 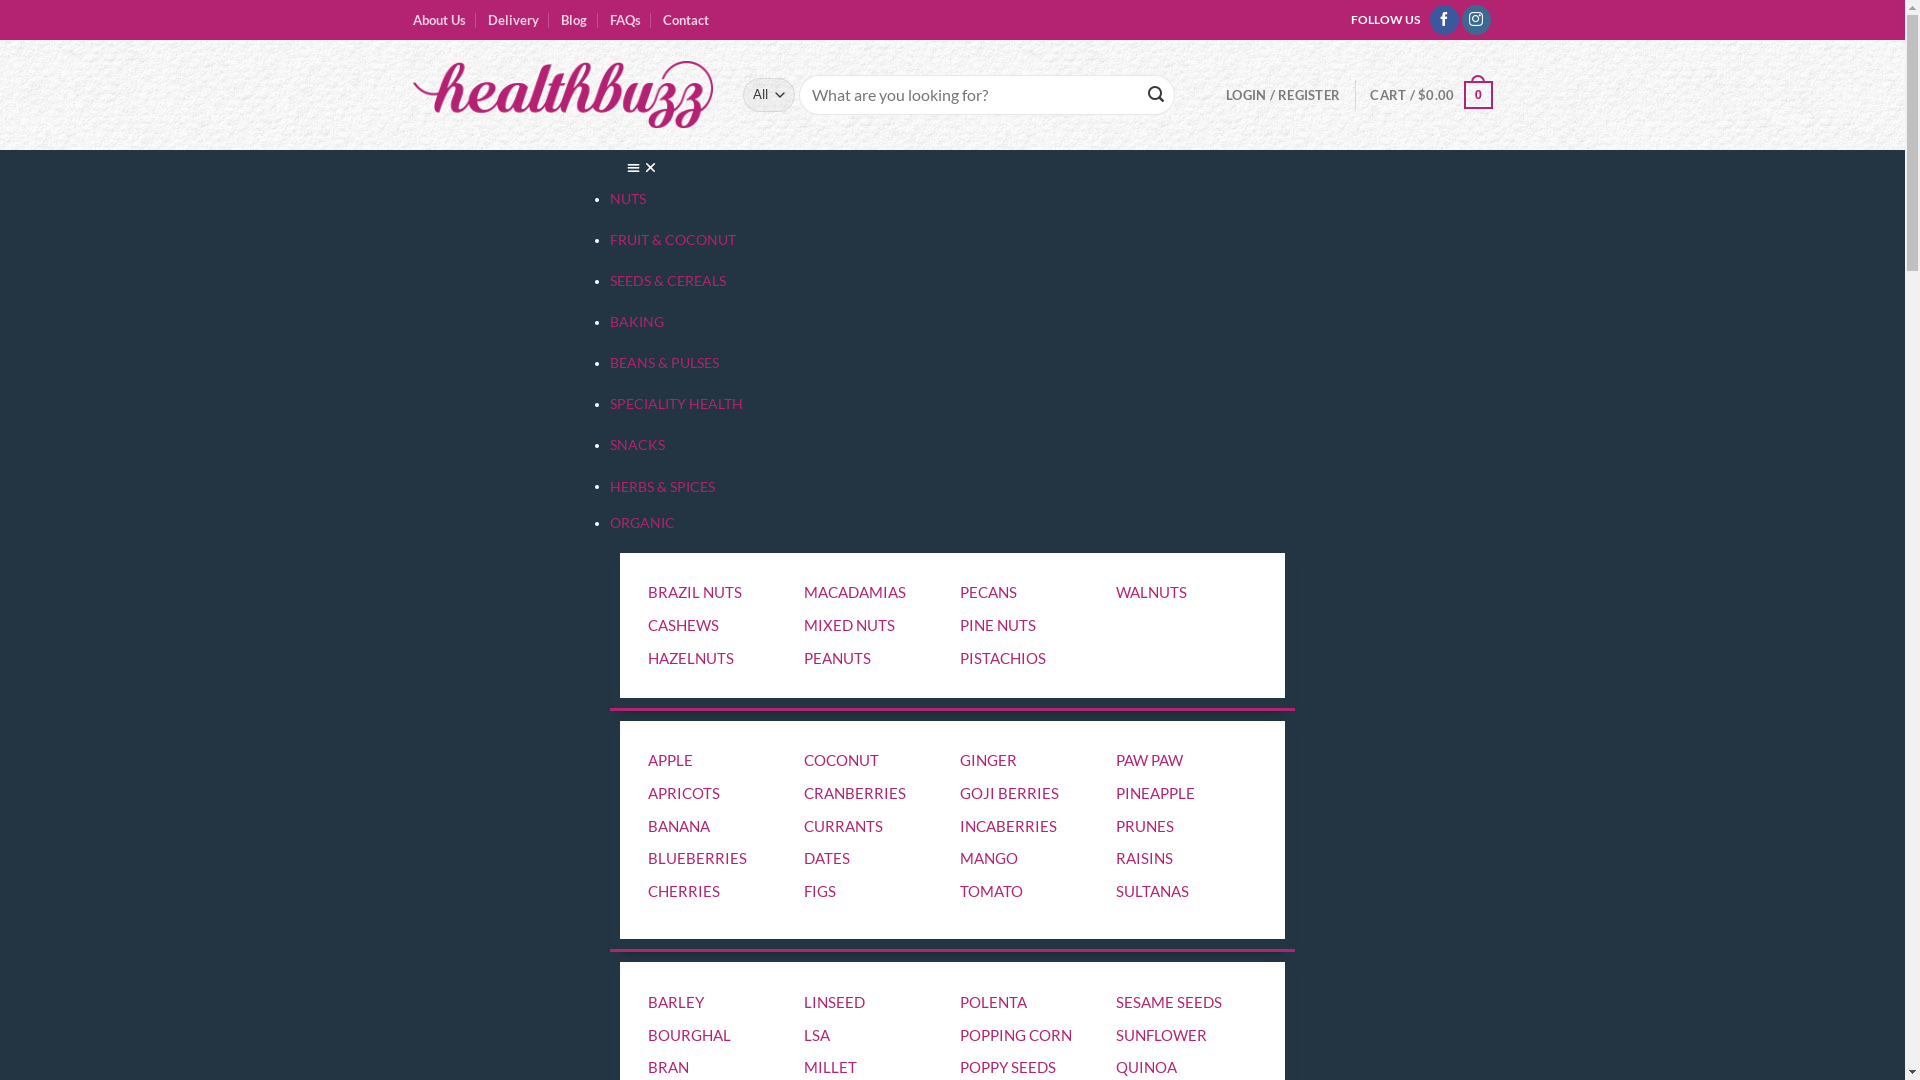 I want to click on 'BLUEBERRIES', so click(x=697, y=856).